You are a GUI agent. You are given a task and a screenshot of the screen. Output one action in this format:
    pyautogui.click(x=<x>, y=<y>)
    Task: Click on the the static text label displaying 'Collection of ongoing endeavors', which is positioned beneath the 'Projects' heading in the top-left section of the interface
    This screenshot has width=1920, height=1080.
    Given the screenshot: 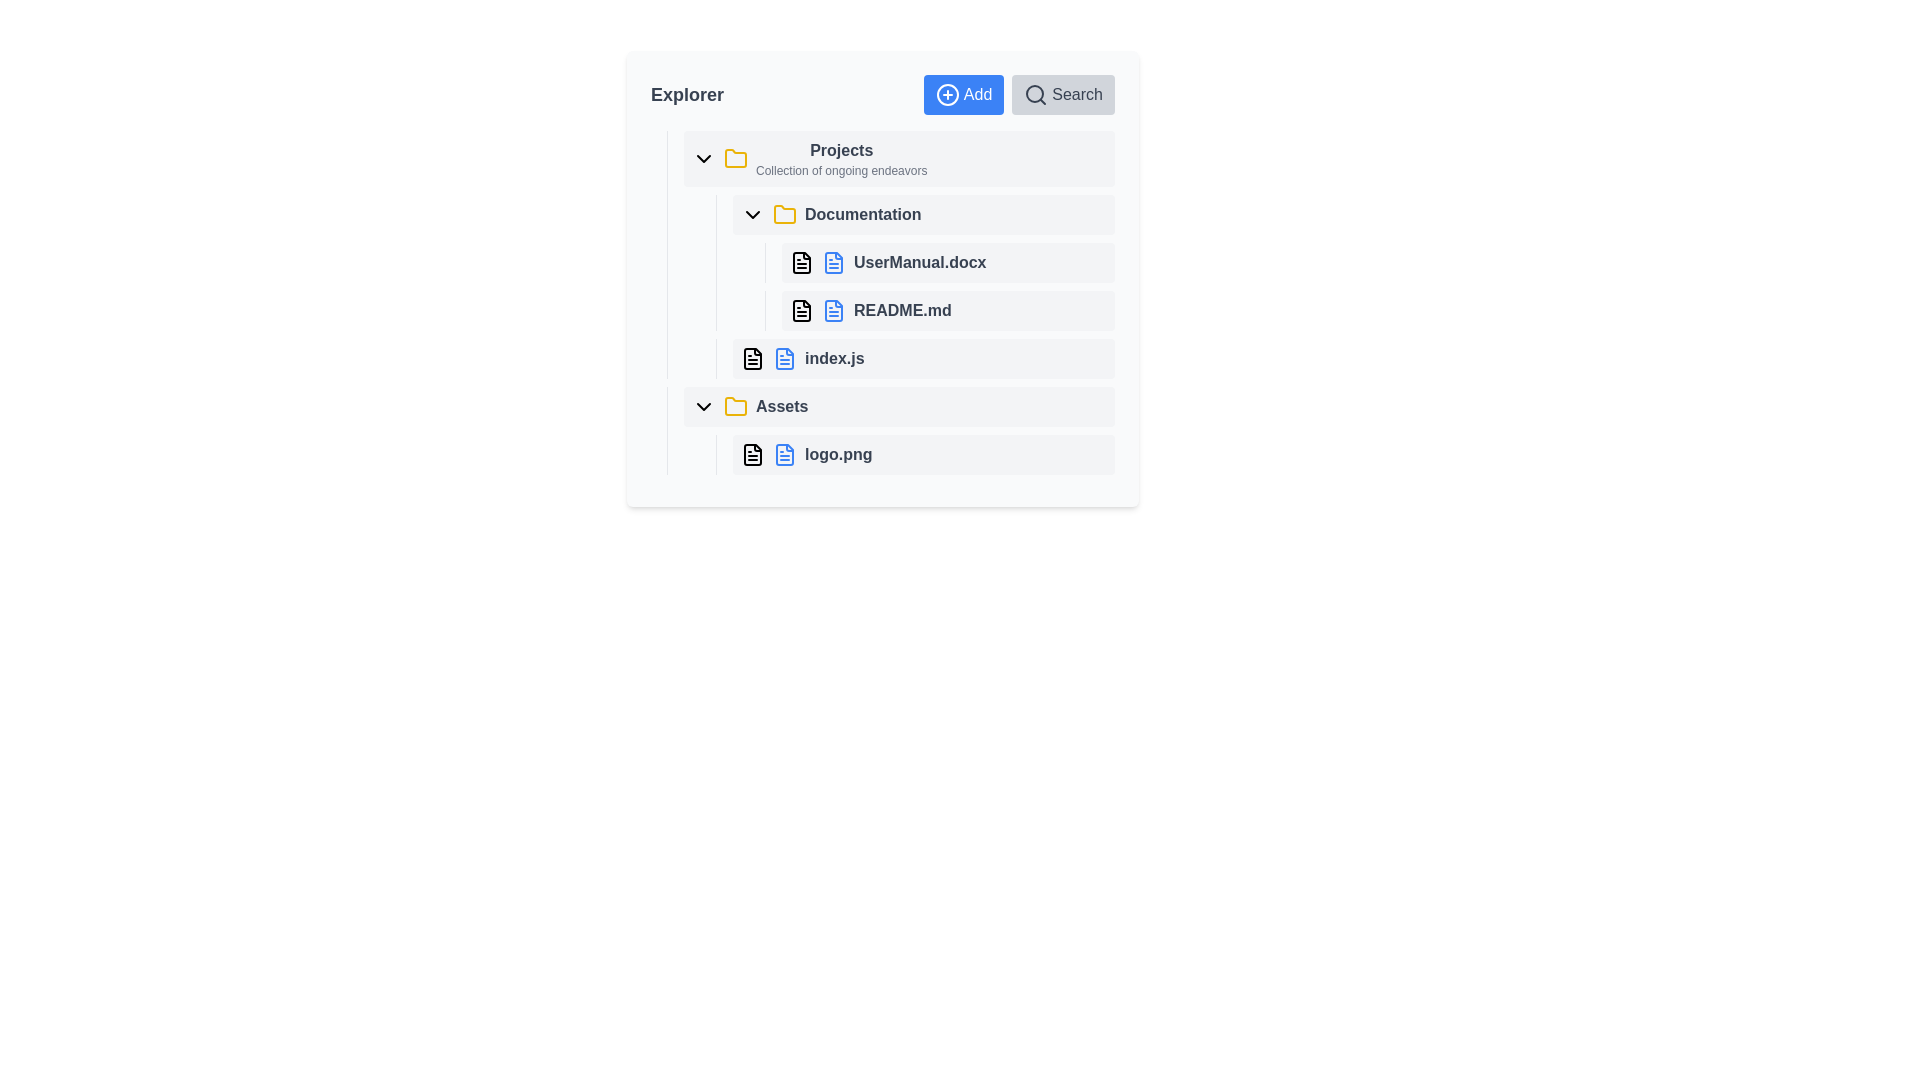 What is the action you would take?
    pyautogui.click(x=841, y=169)
    